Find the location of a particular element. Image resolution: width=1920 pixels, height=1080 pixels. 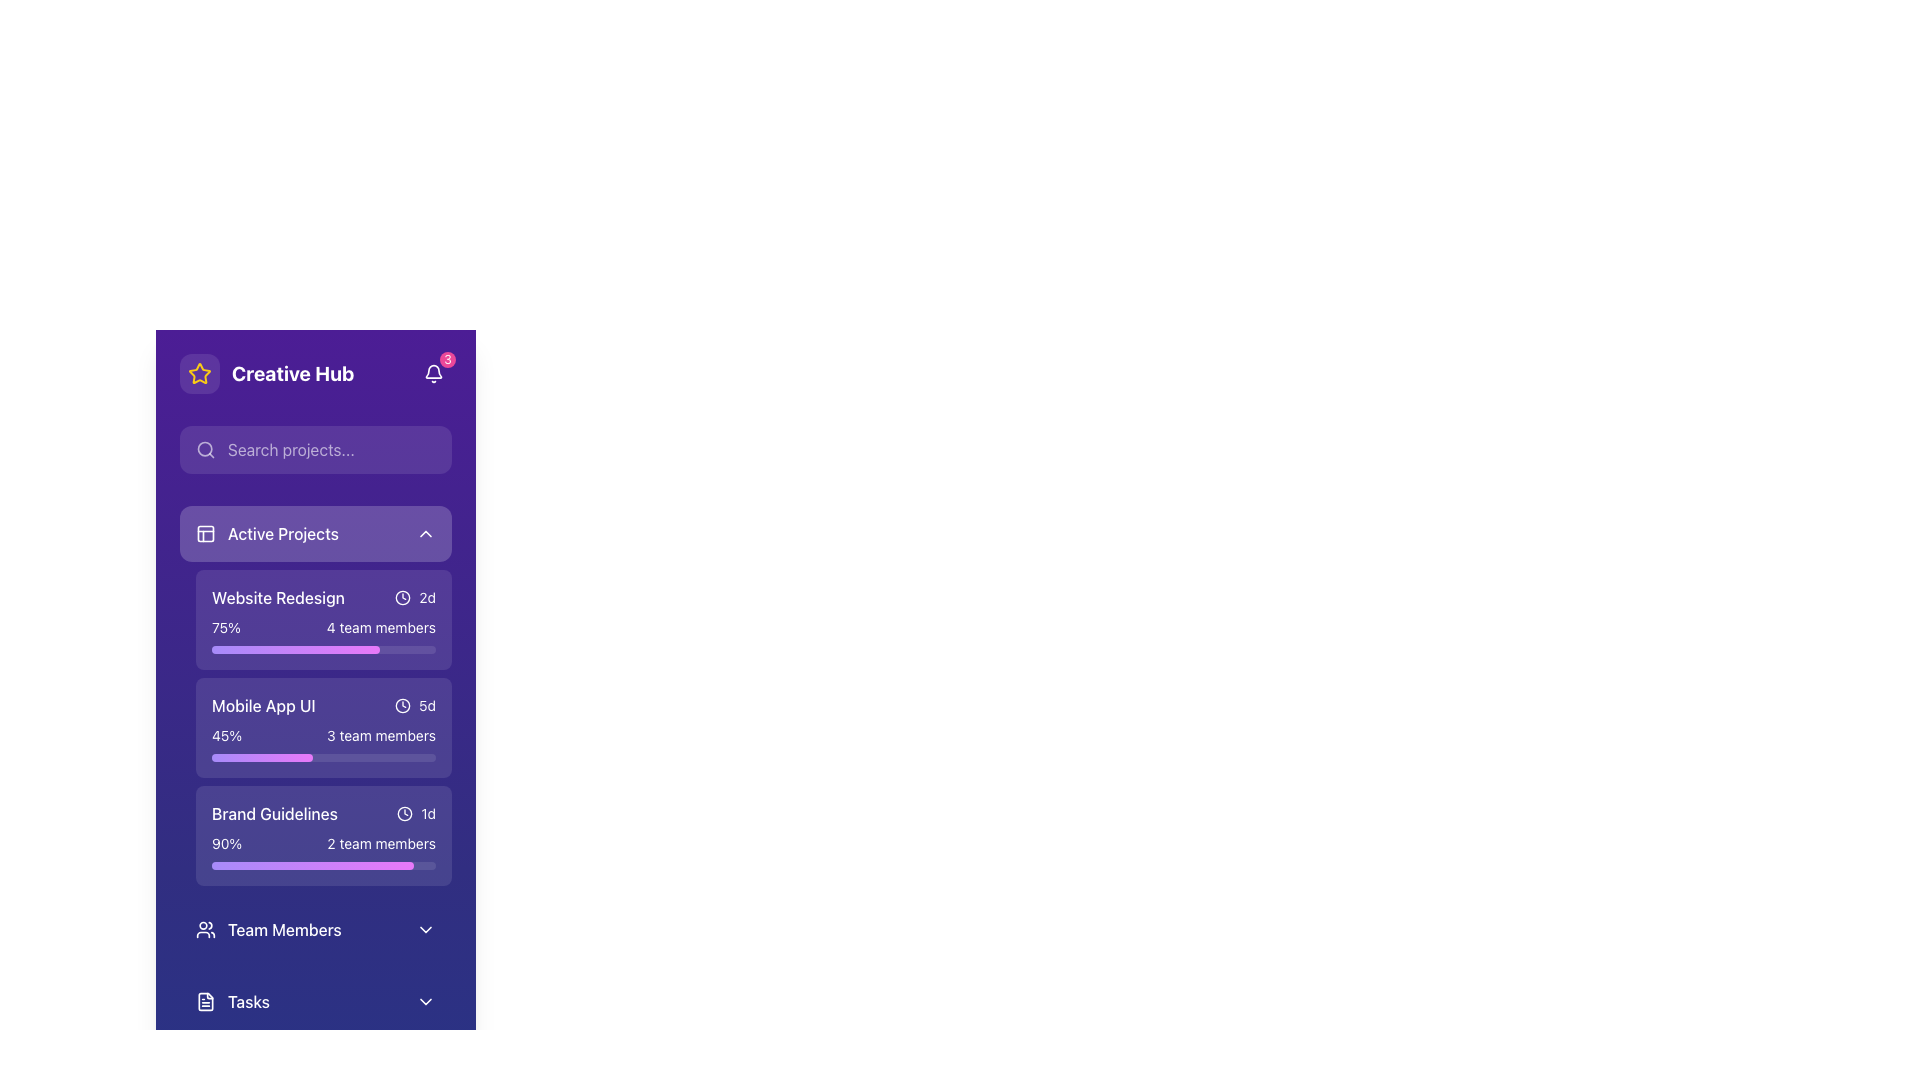

the informational label displaying '4 team members' located in the 'Website Redesign' project section of the dashboard's left sidebar is located at coordinates (381, 627).